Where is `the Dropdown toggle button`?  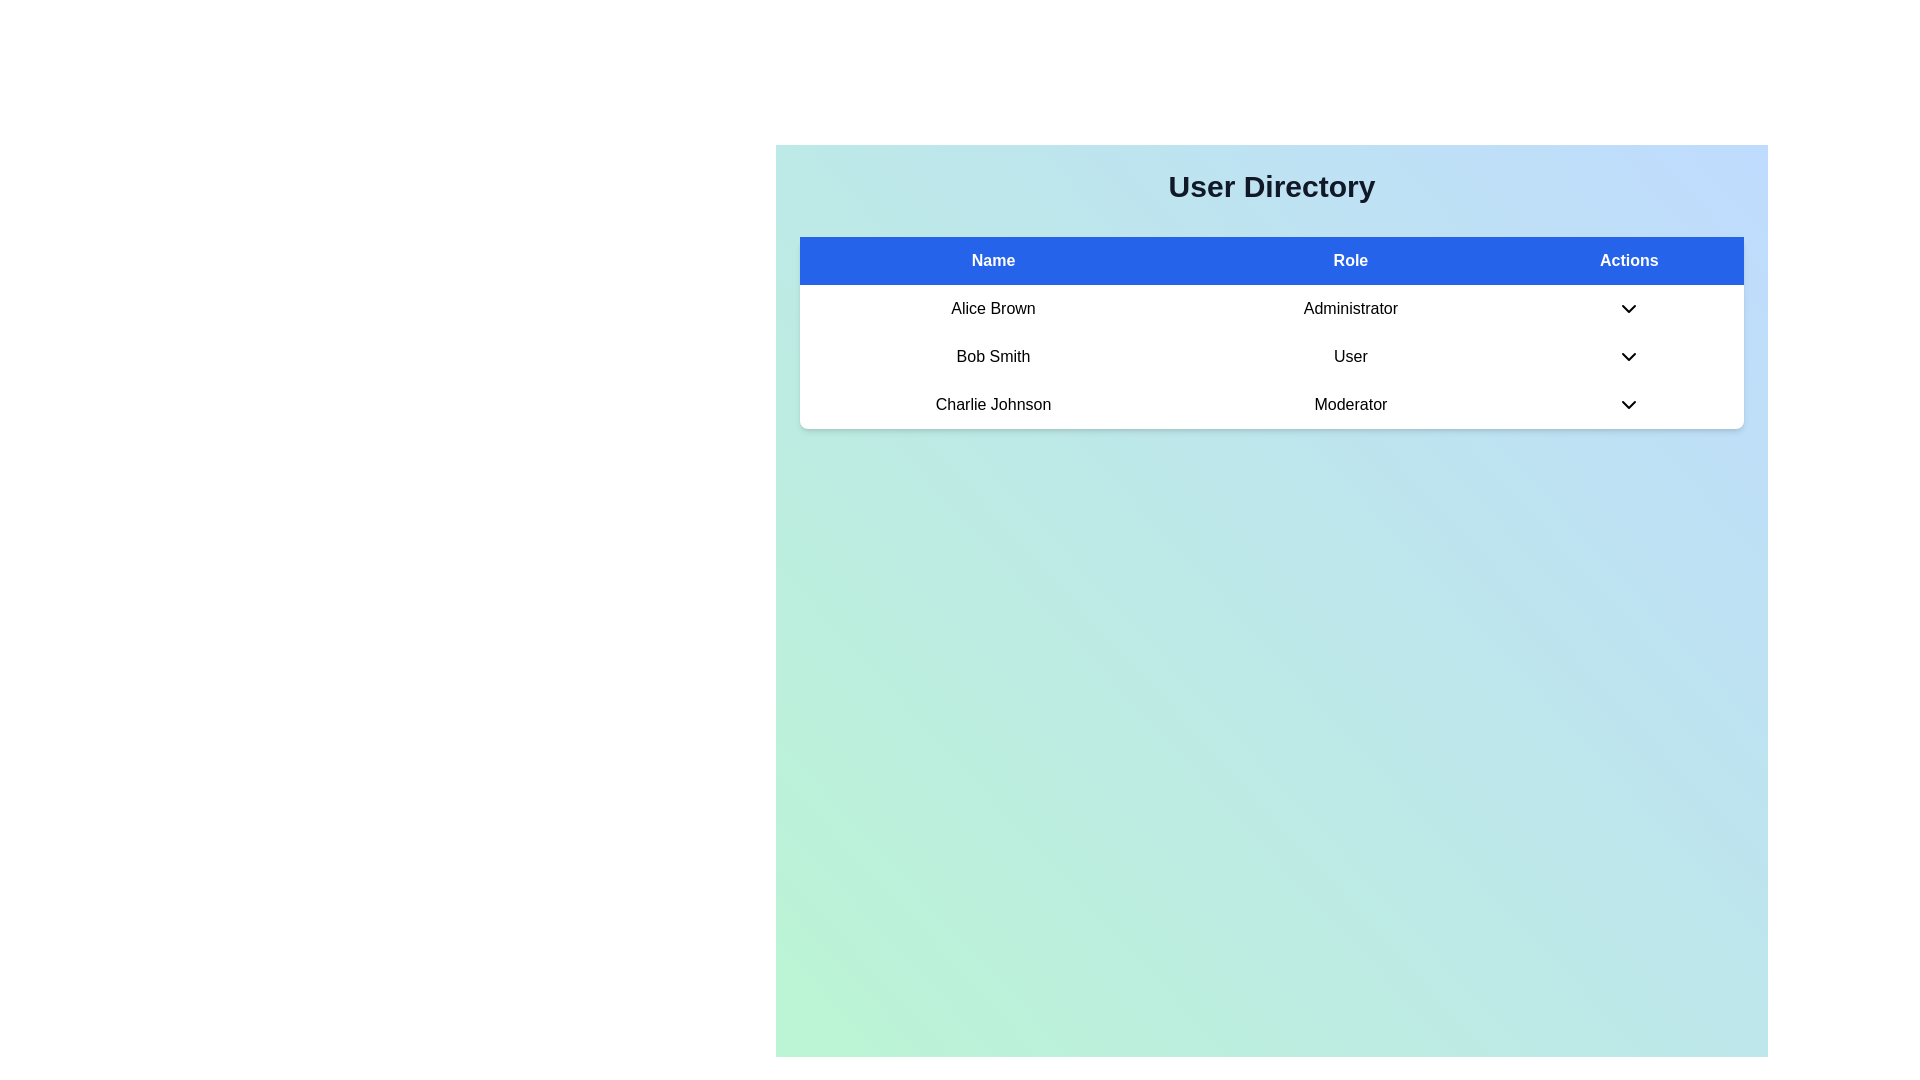
the Dropdown toggle button is located at coordinates (1628, 356).